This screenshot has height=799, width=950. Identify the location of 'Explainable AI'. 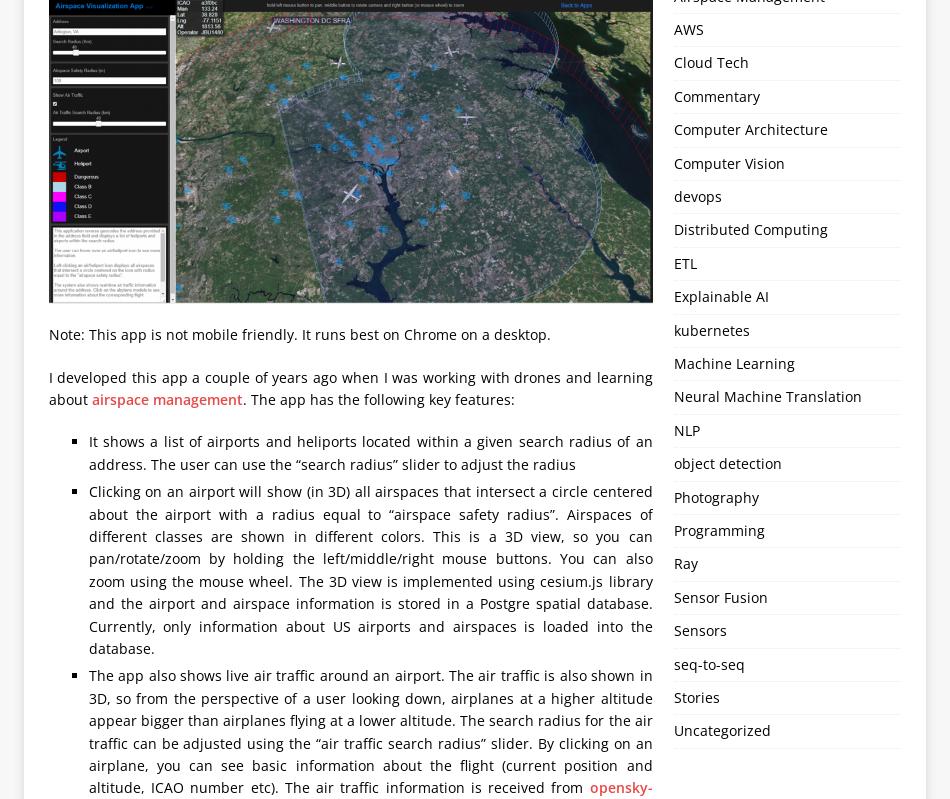
(719, 295).